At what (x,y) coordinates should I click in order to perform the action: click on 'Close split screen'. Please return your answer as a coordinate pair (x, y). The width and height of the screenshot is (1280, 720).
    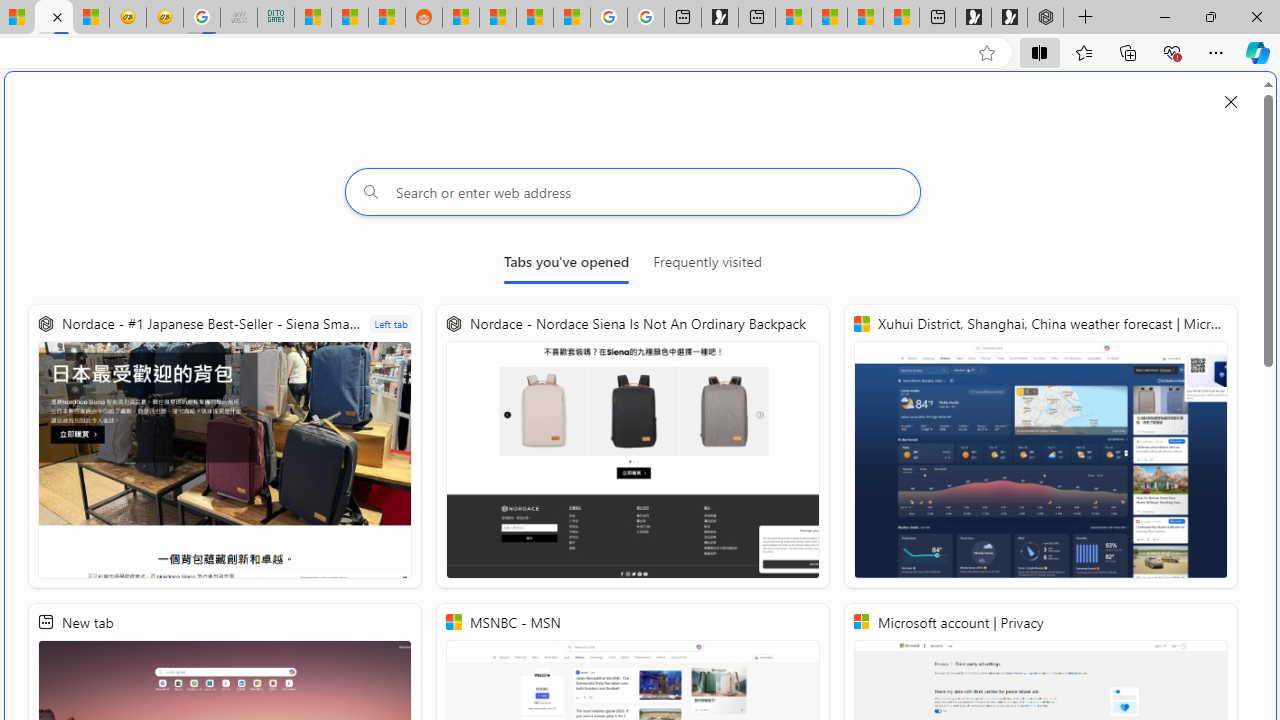
    Looking at the image, I should click on (1230, 102).